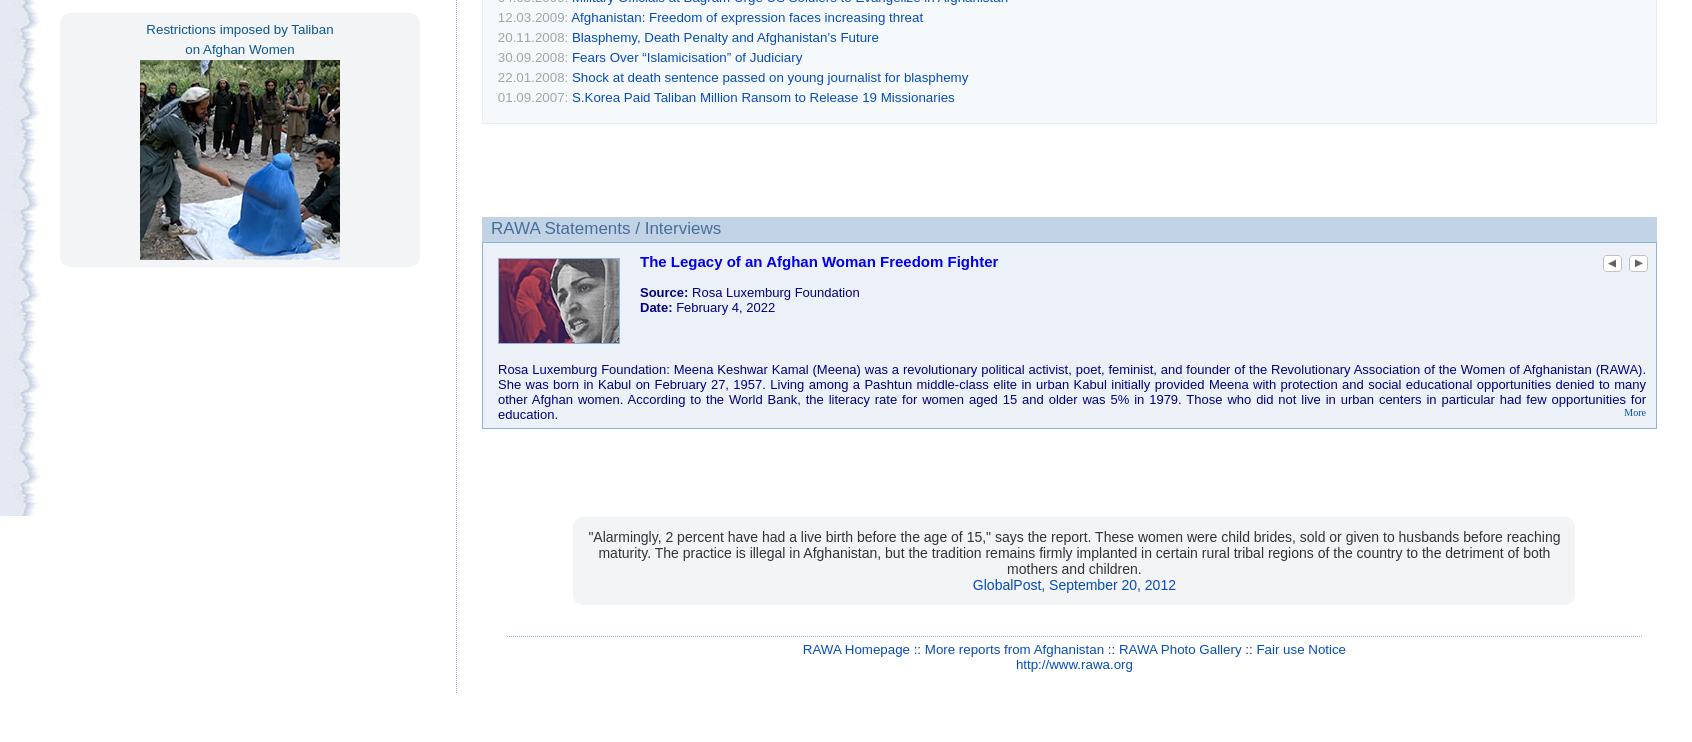 This screenshot has height=742, width=1692. Describe the element at coordinates (723, 36) in the screenshot. I see `'Blasphemy, Death Penalty and Afghanistan’s Future'` at that location.